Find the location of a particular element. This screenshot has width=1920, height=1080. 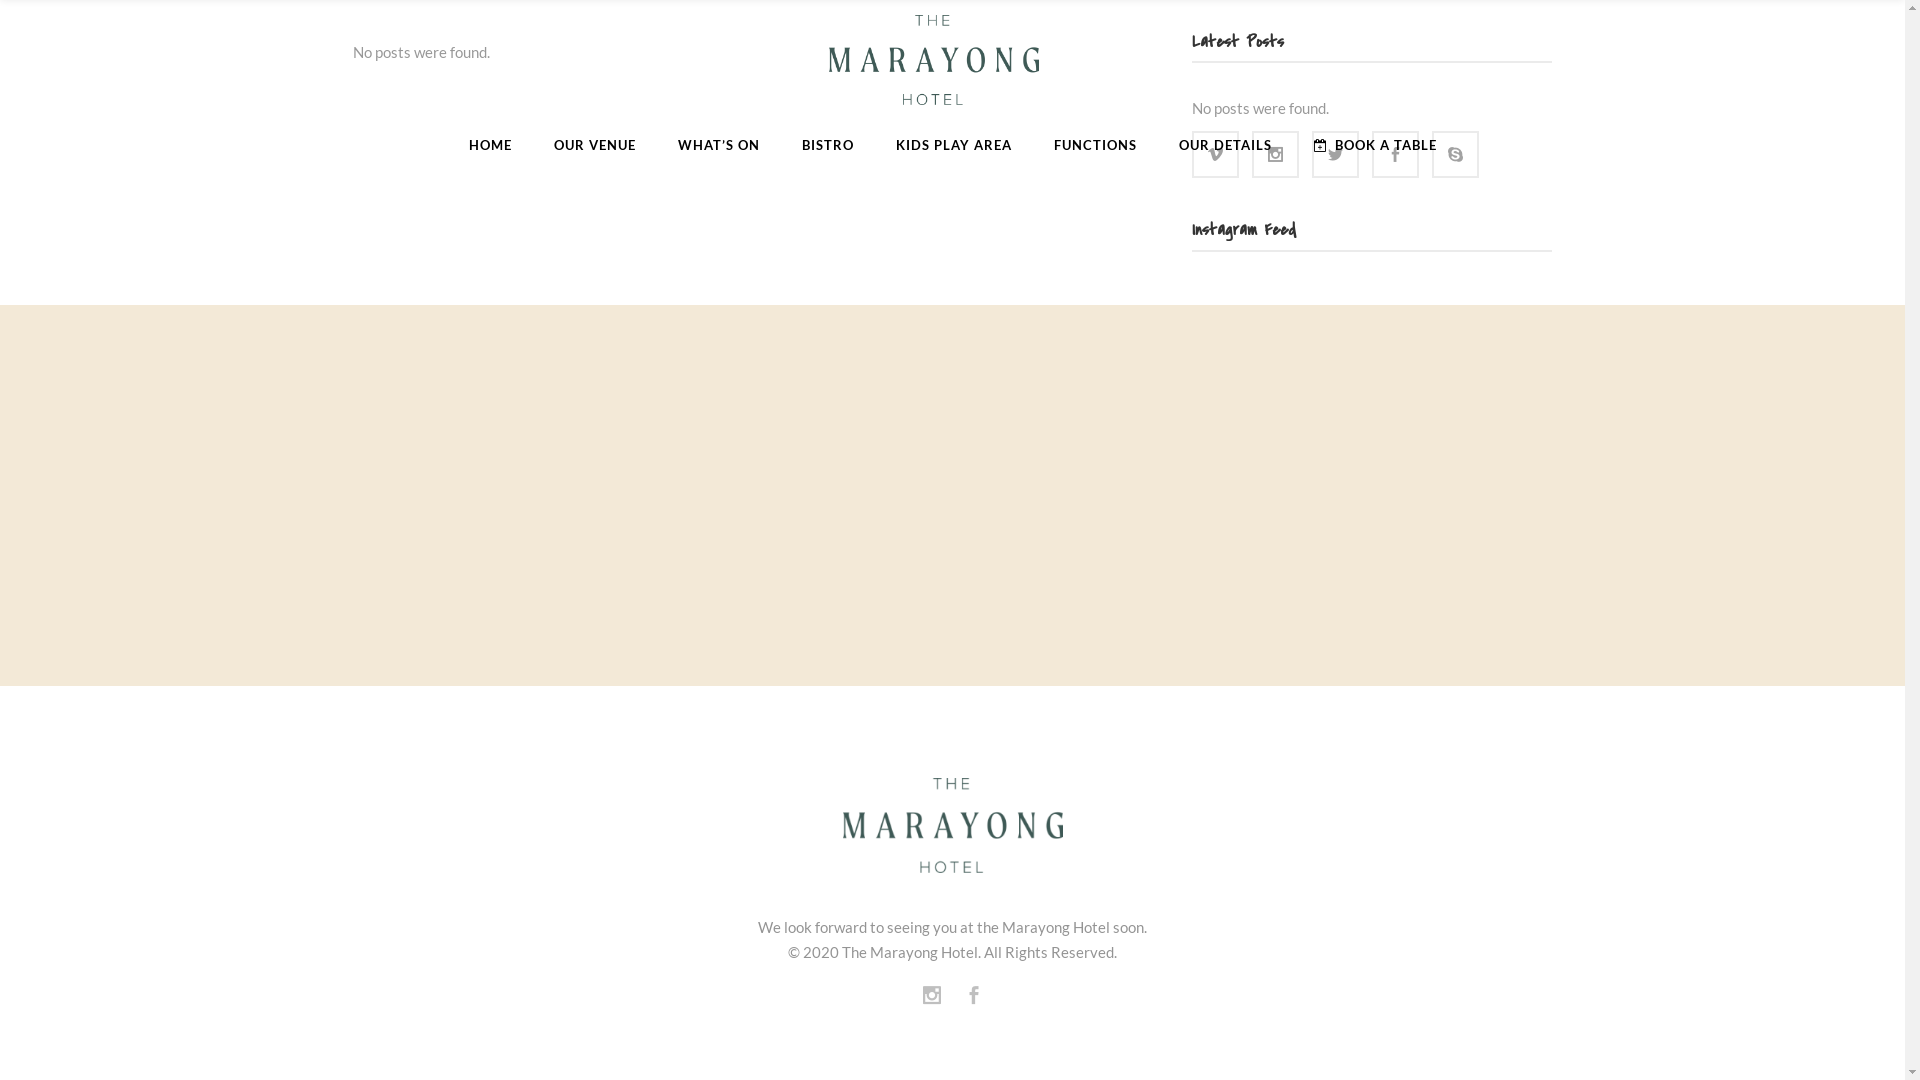

'KIDS PLAY AREA' is located at coordinates (952, 144).